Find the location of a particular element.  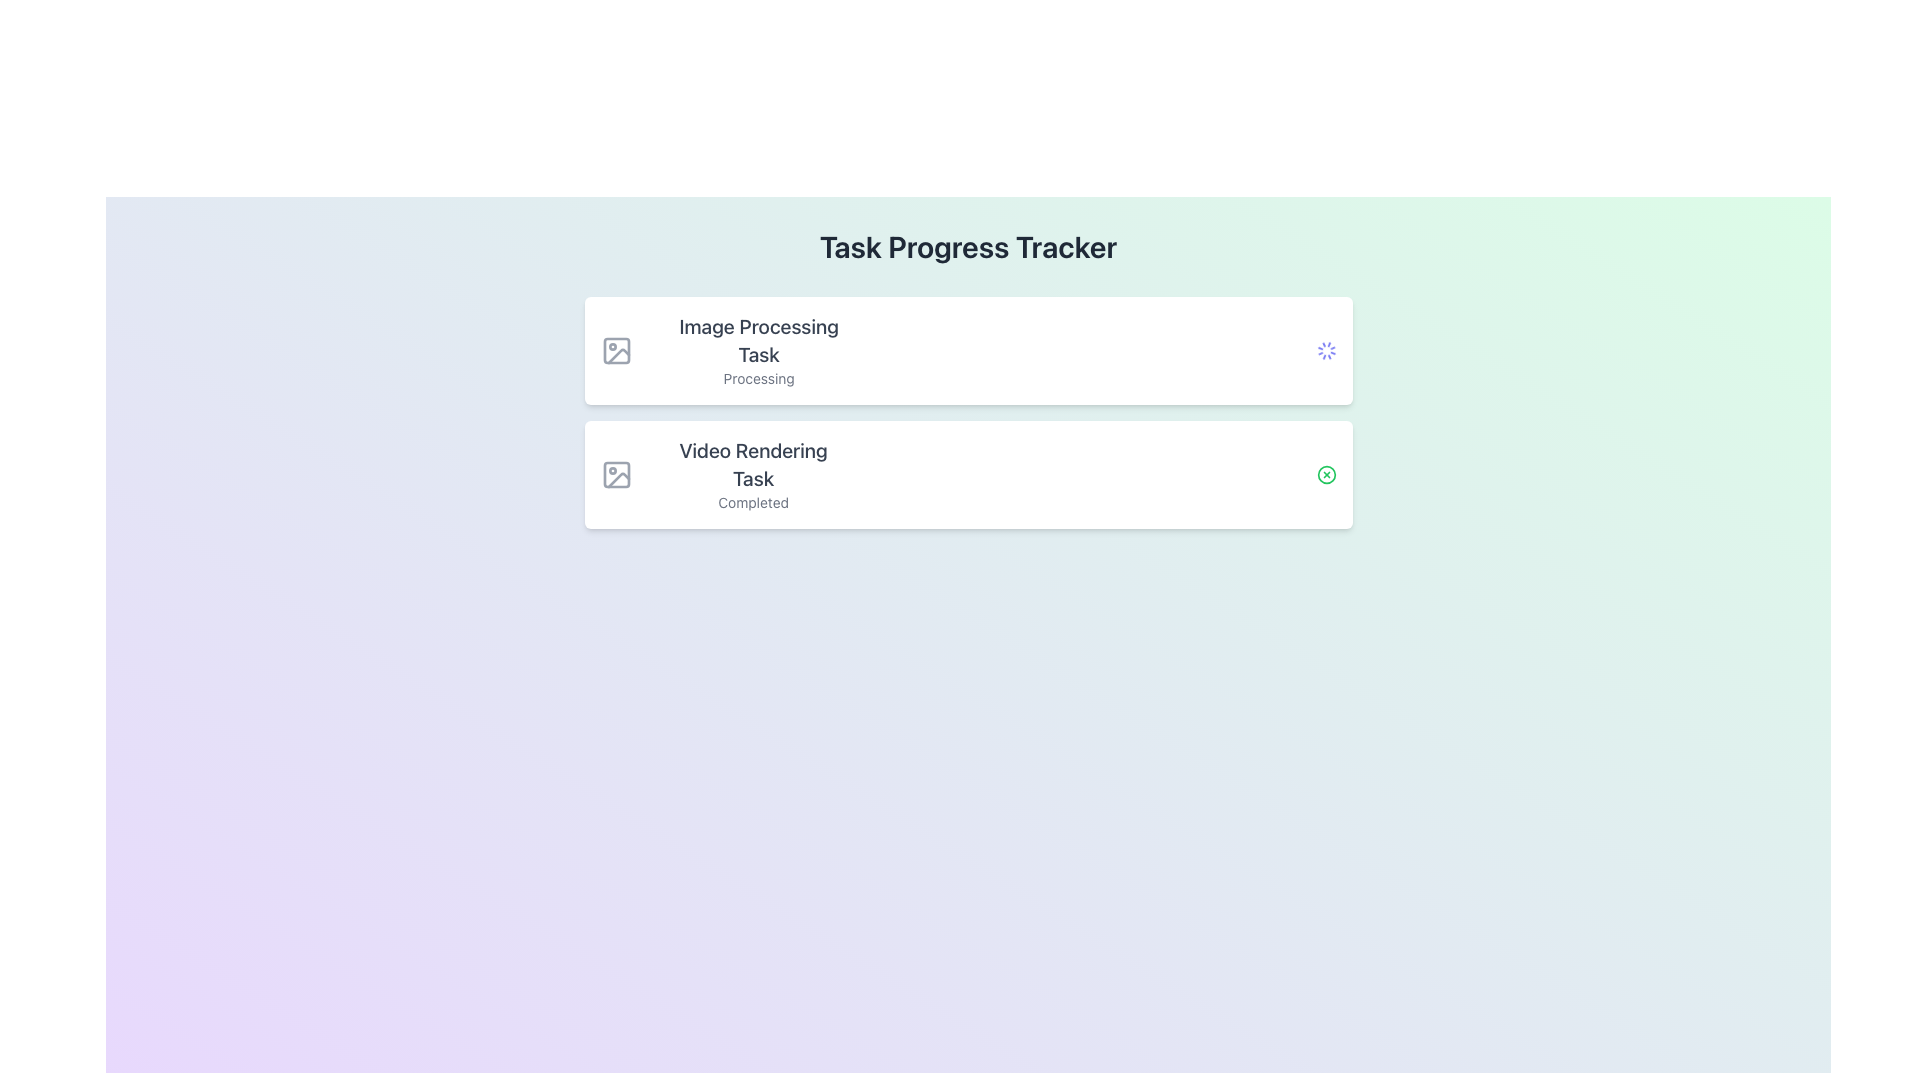

static text 'Image Processing Task' which is styled in bold and located at the top of the first task card in the task list is located at coordinates (758, 339).